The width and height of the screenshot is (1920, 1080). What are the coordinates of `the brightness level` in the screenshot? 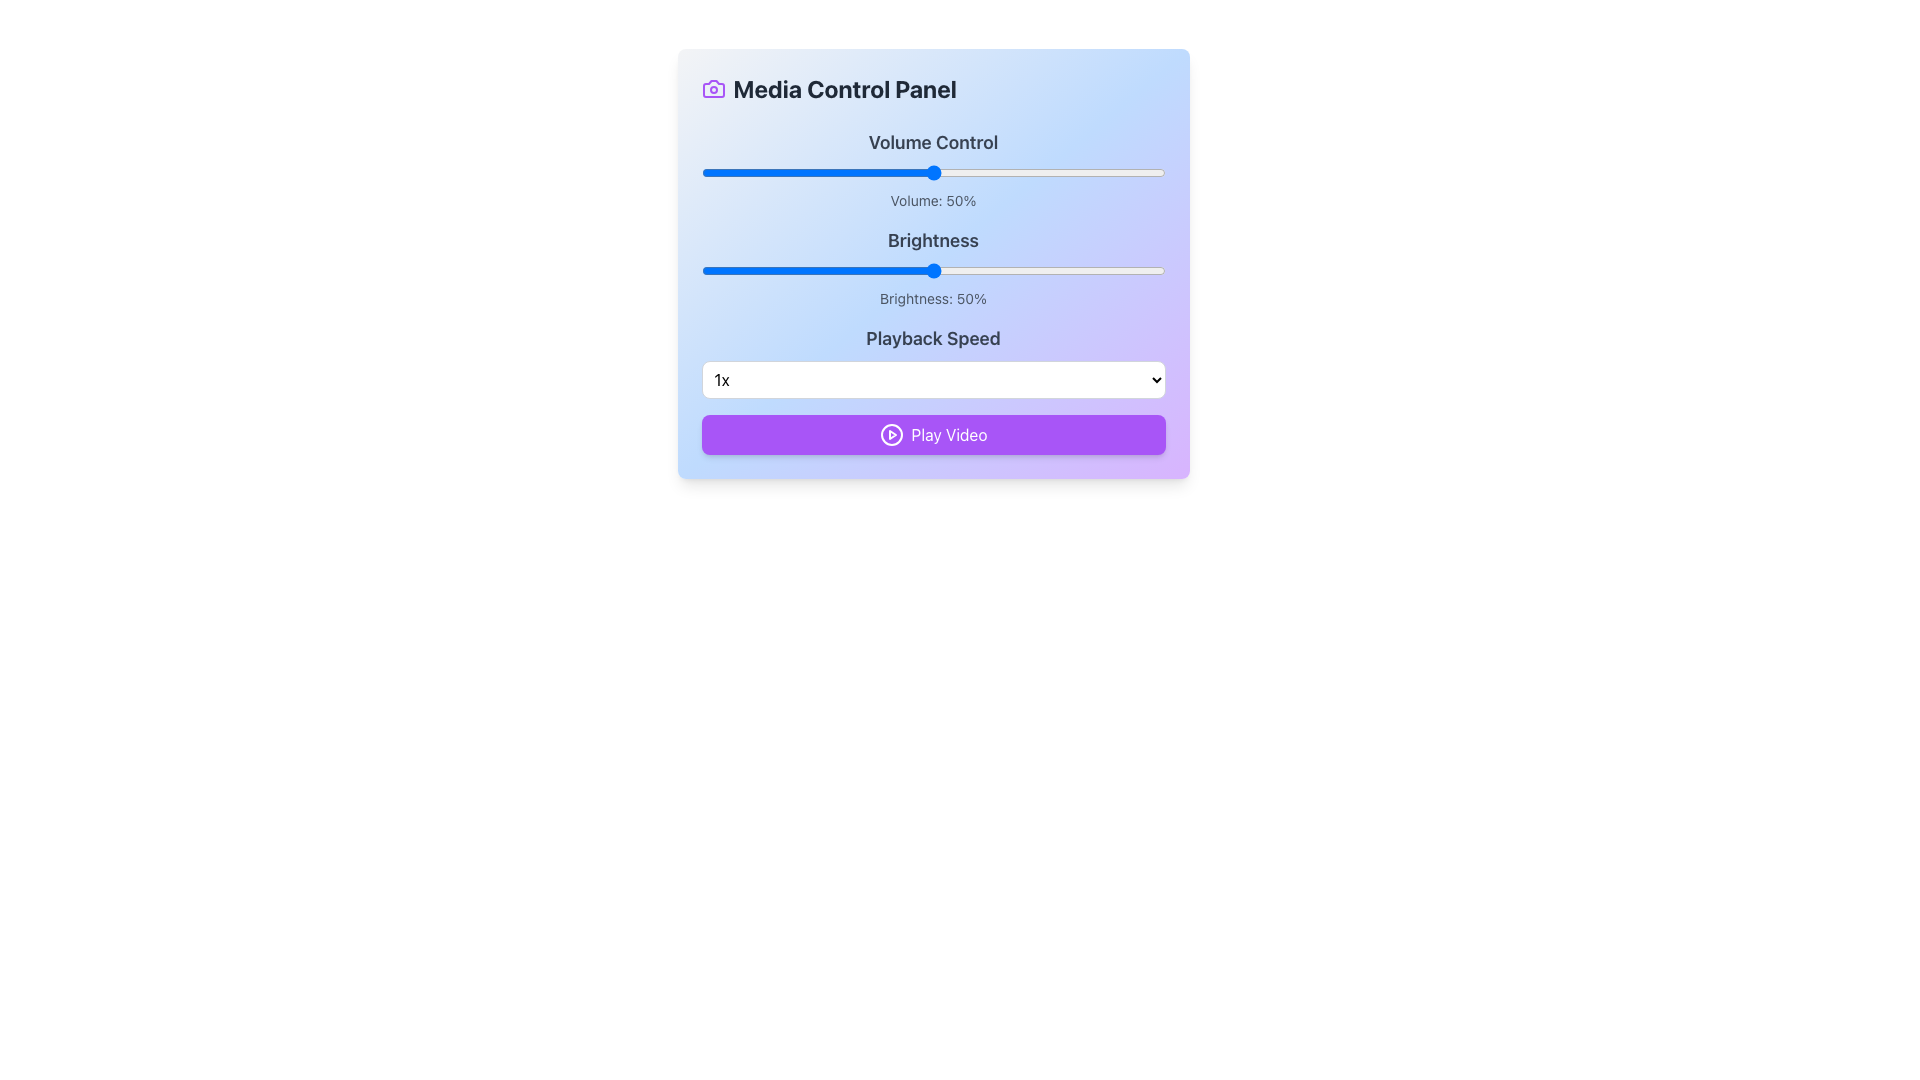 It's located at (1142, 270).